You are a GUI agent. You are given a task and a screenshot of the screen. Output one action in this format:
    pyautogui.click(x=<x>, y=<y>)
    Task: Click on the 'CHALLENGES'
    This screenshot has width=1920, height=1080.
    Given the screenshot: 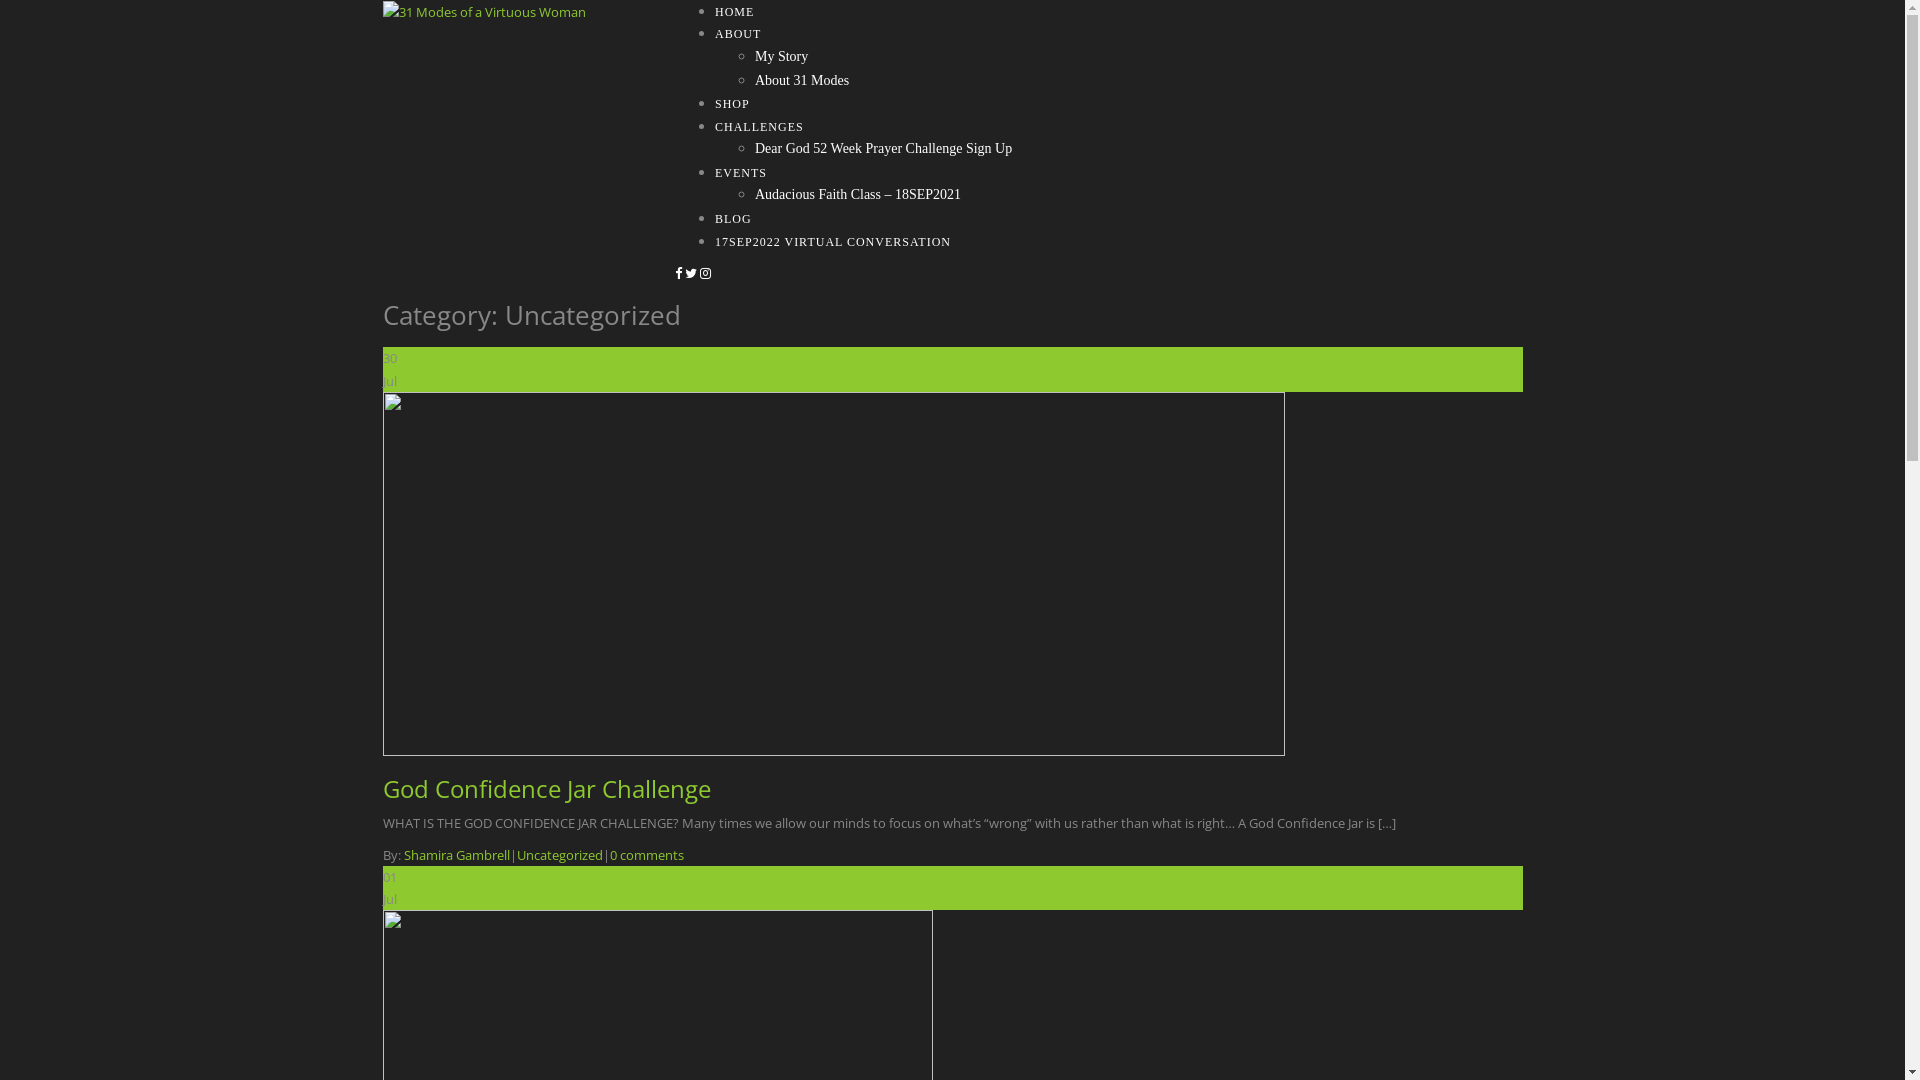 What is the action you would take?
    pyautogui.click(x=758, y=127)
    